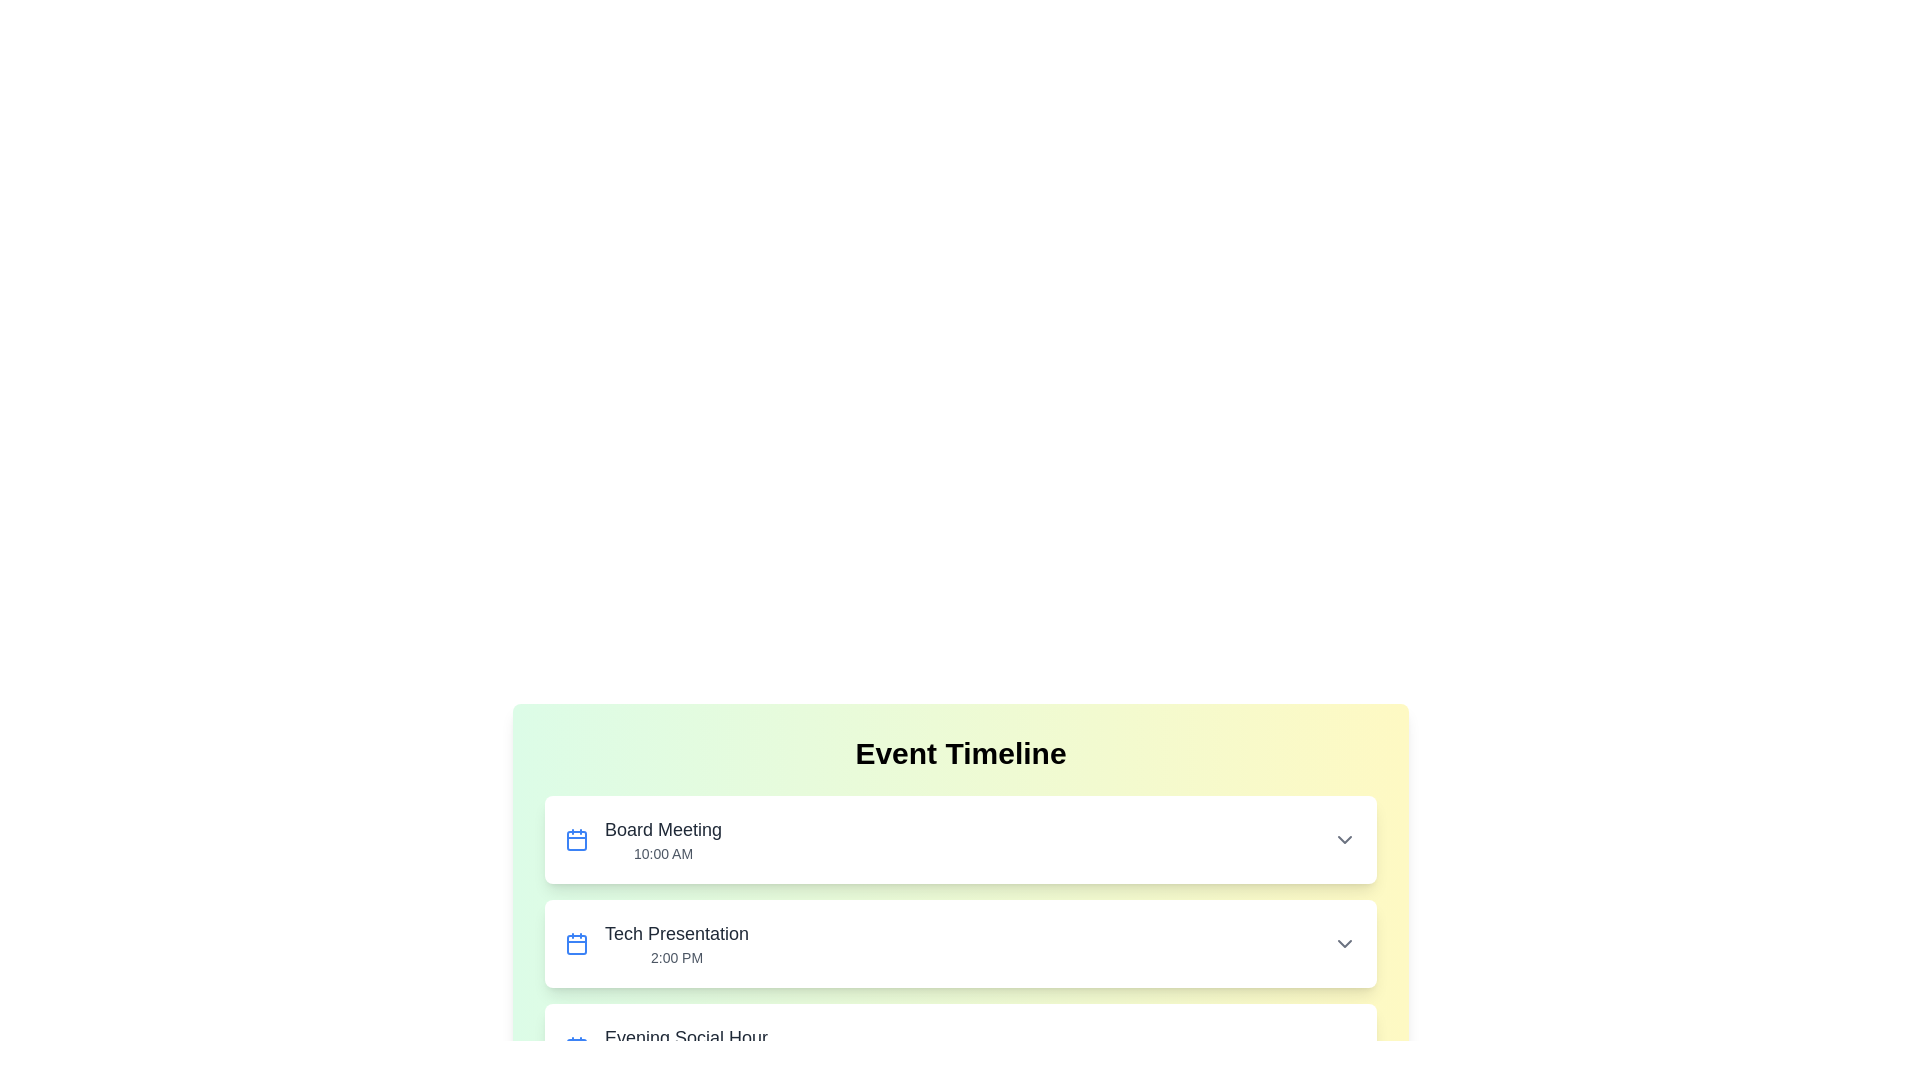 Image resolution: width=1920 pixels, height=1080 pixels. I want to click on the list item displaying 'Evening Social Hour', so click(960, 1047).